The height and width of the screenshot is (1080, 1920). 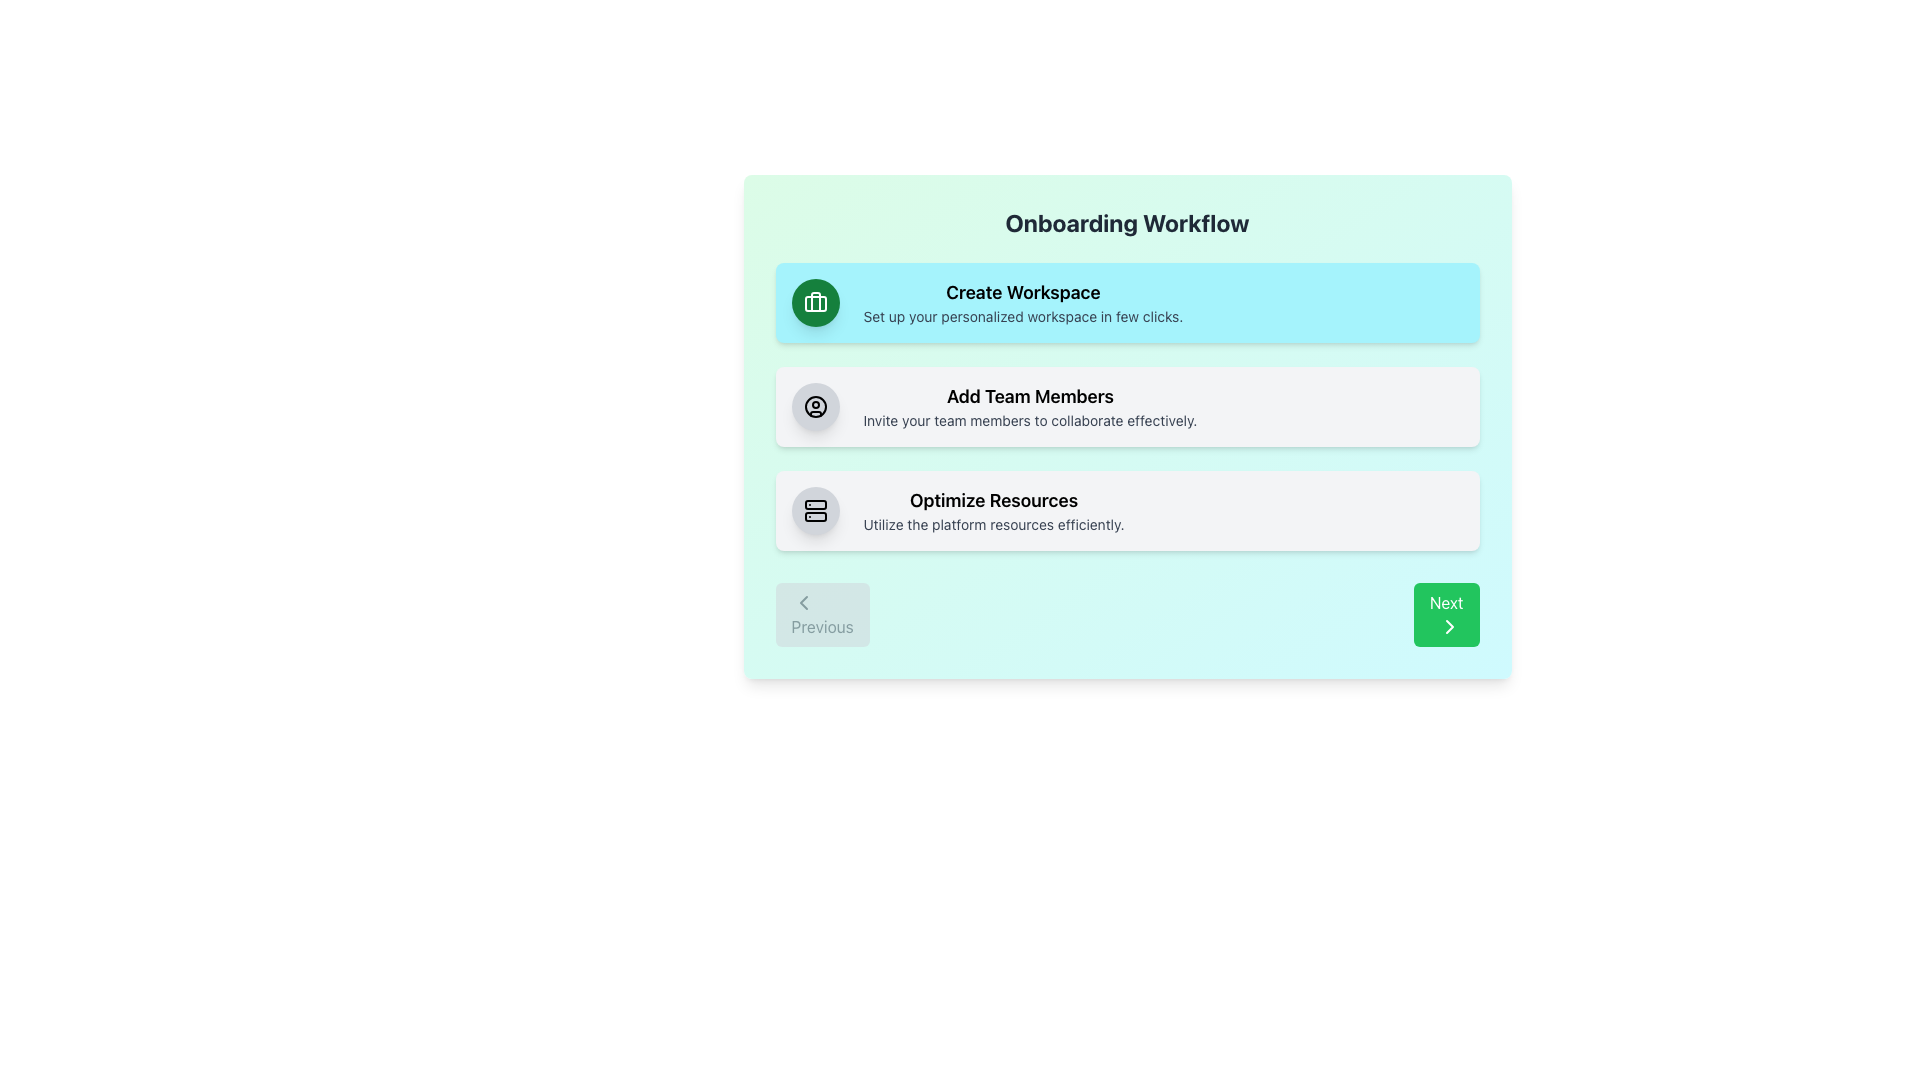 I want to click on the icon located on the right side of the 'Next' label text within the 'Next' button at the bottom right of the interface, so click(x=1449, y=626).